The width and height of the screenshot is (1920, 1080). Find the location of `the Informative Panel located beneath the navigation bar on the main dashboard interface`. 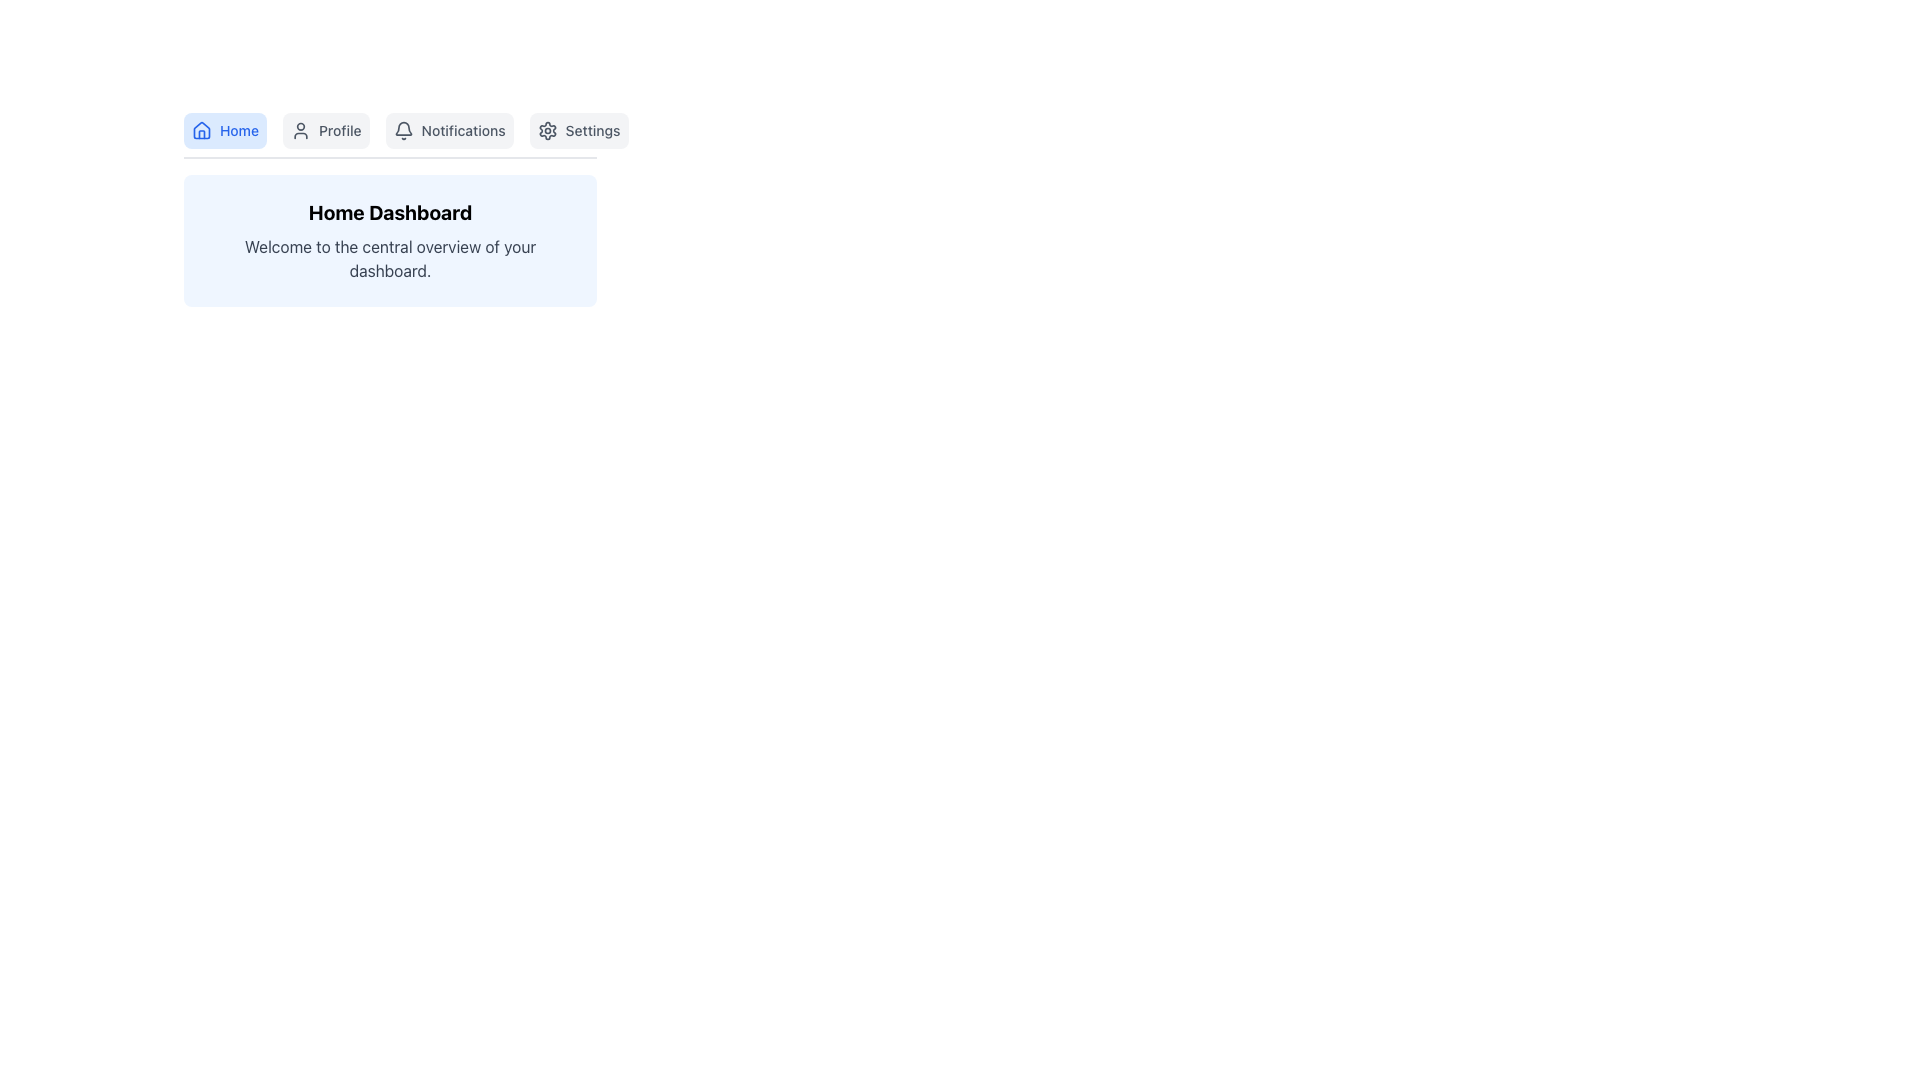

the Informative Panel located beneath the navigation bar on the main dashboard interface is located at coordinates (390, 209).